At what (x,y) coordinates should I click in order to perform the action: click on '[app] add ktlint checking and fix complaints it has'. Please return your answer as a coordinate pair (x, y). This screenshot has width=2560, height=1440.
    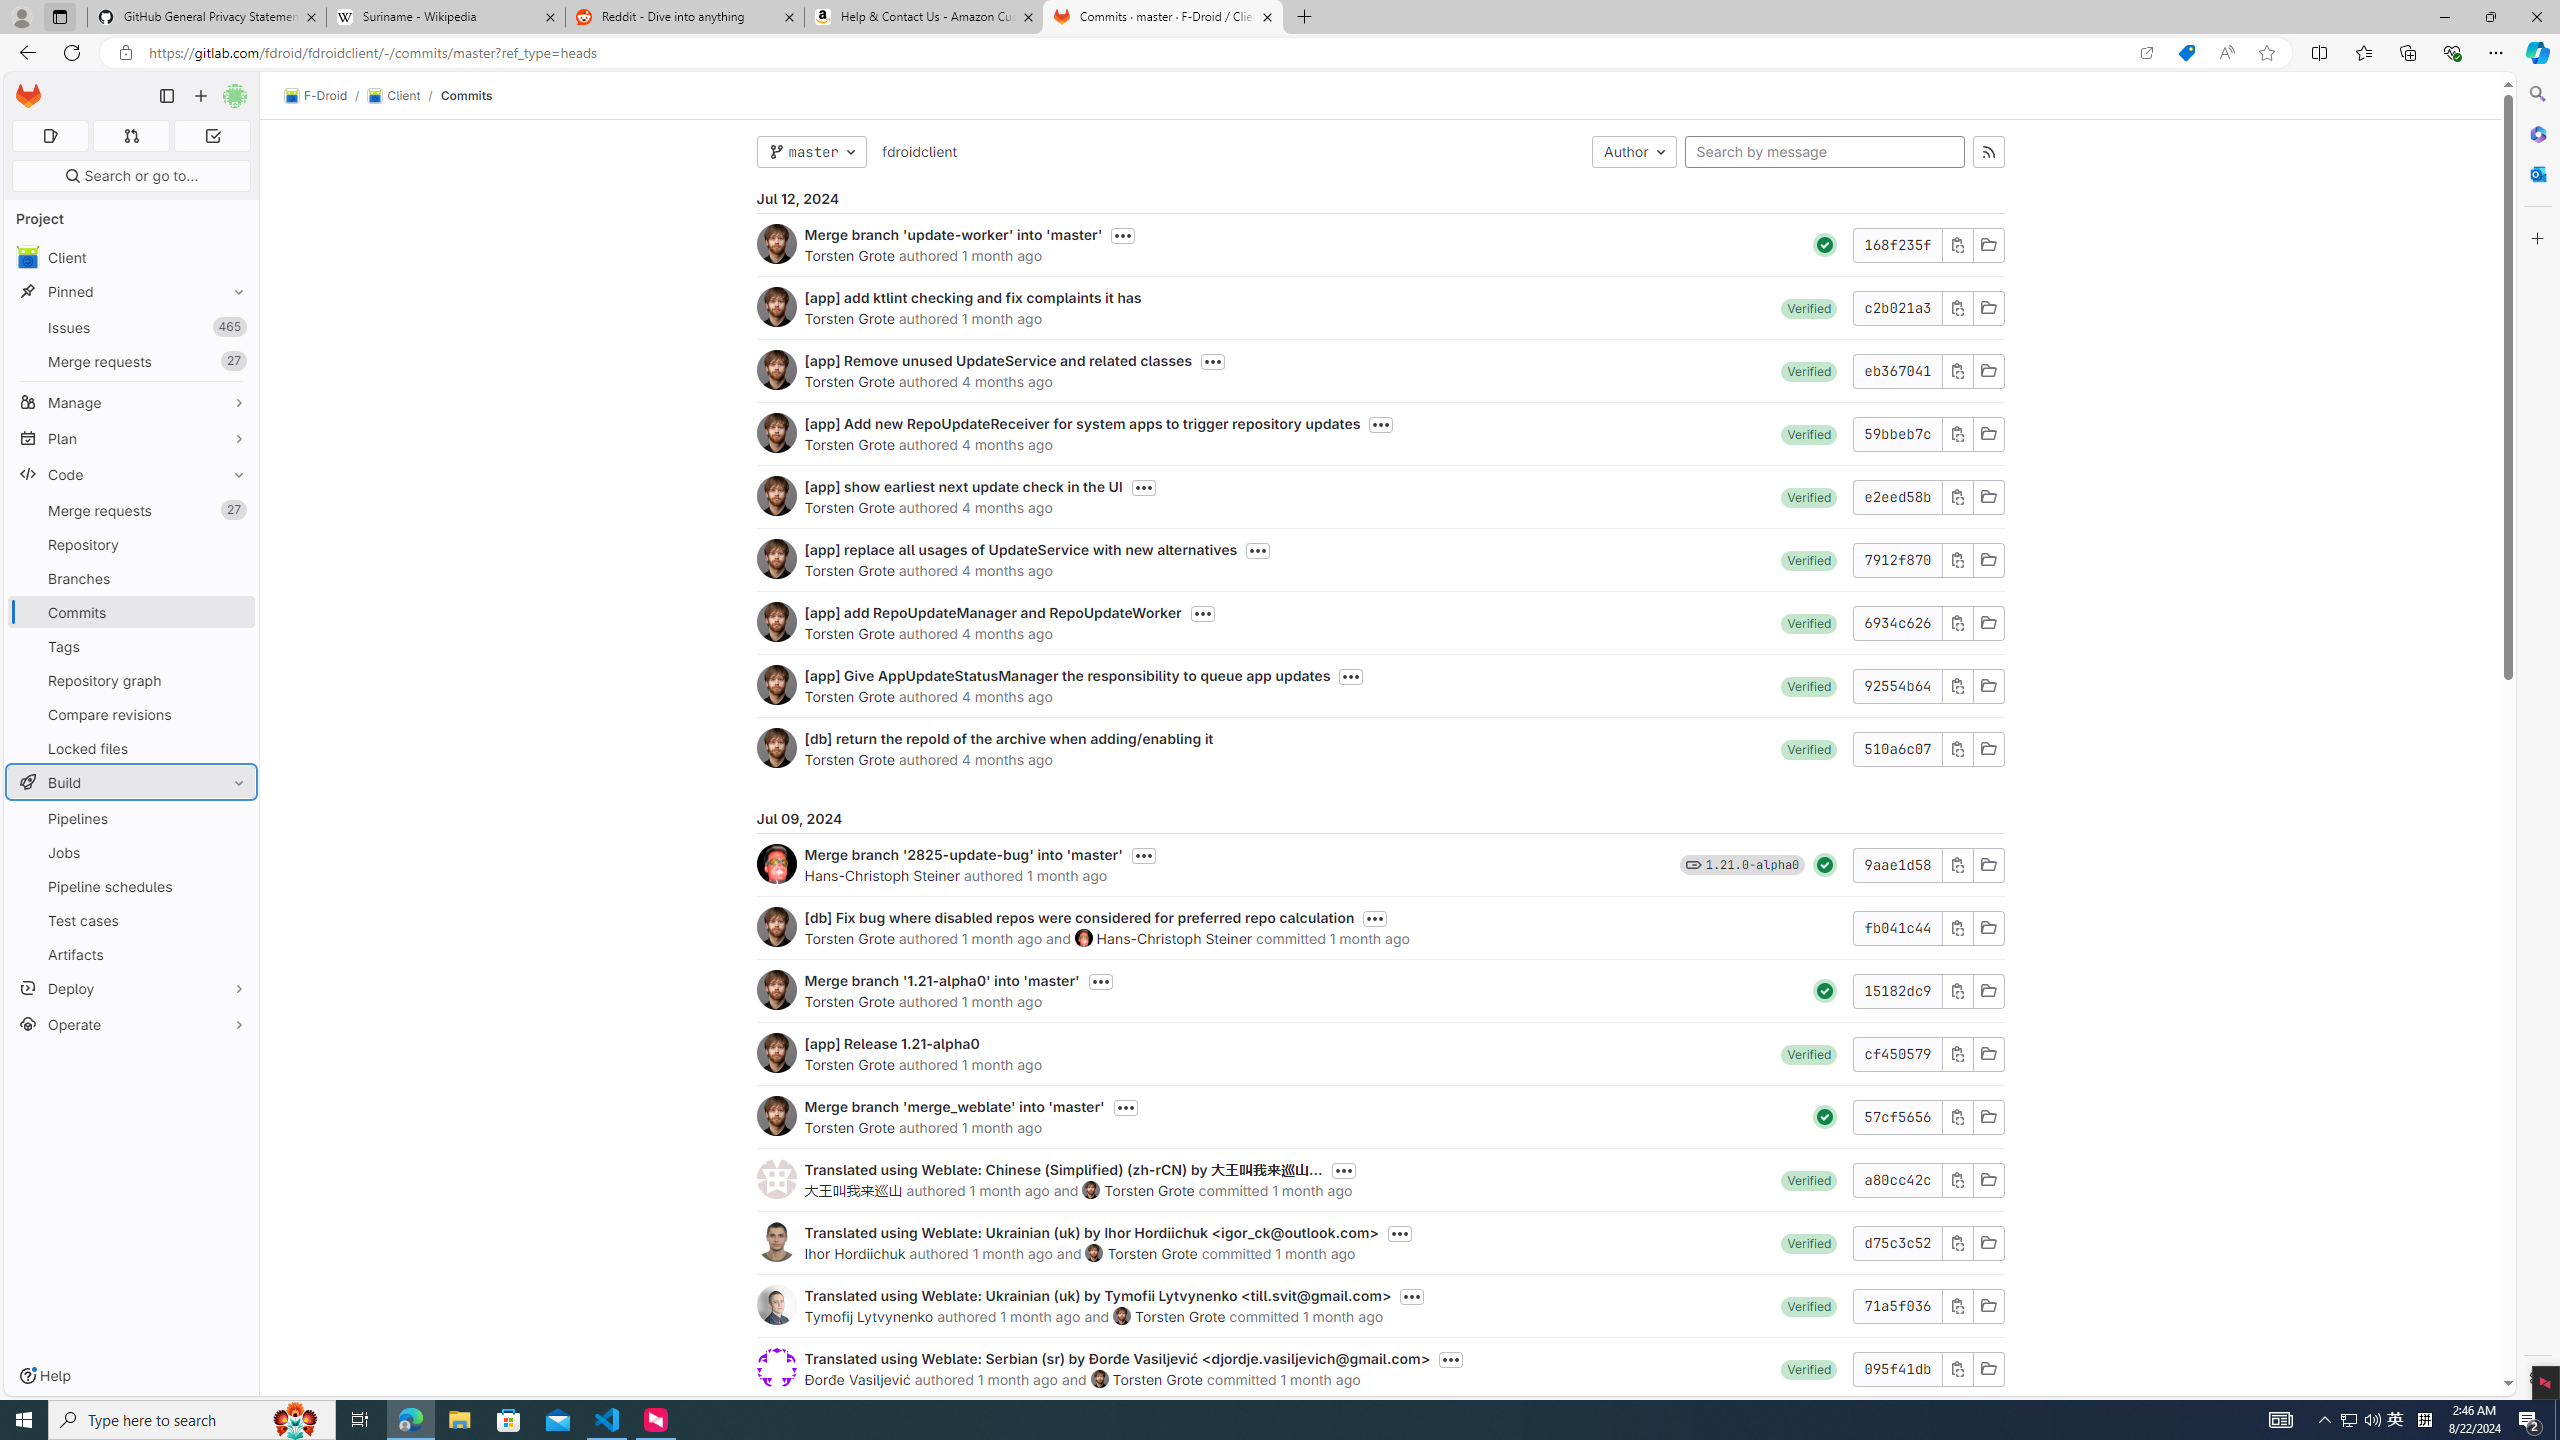
    Looking at the image, I should click on (971, 296).